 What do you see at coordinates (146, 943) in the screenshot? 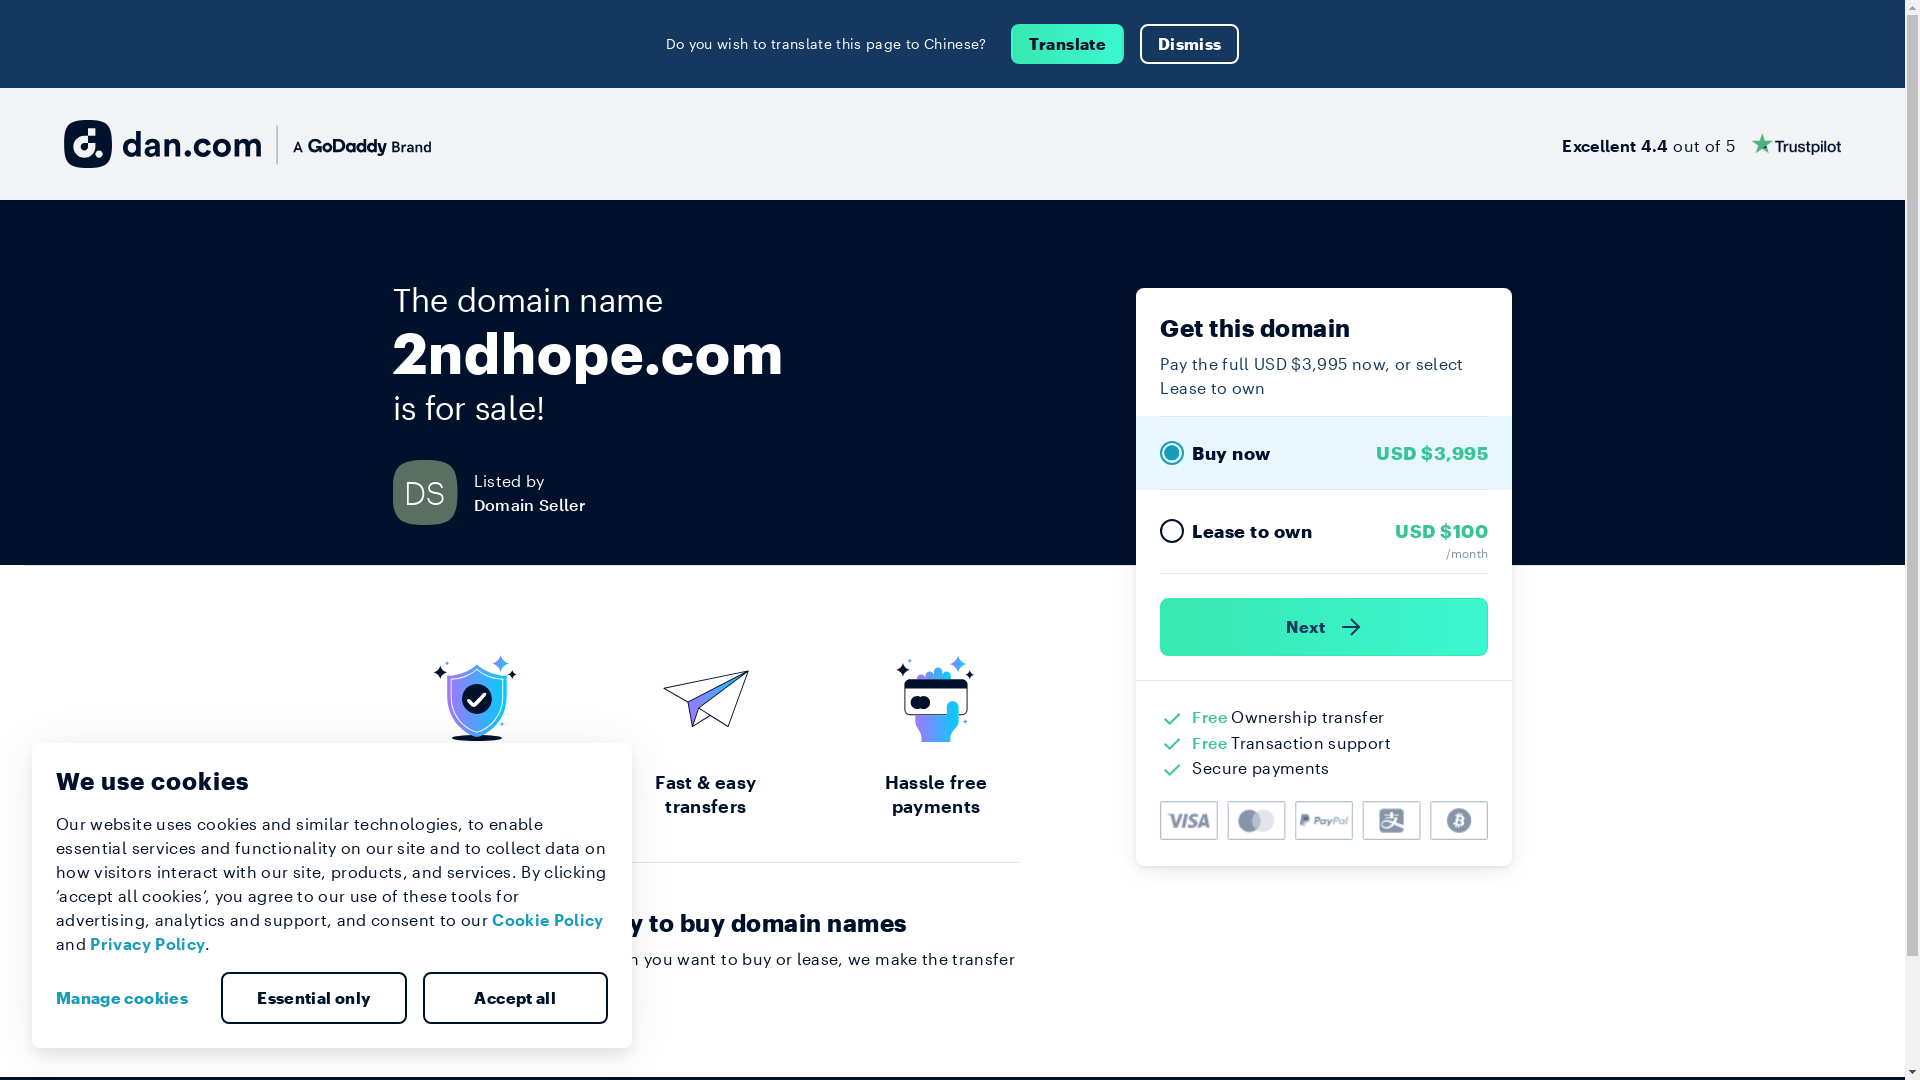
I see `'Privacy Policy'` at bounding box center [146, 943].